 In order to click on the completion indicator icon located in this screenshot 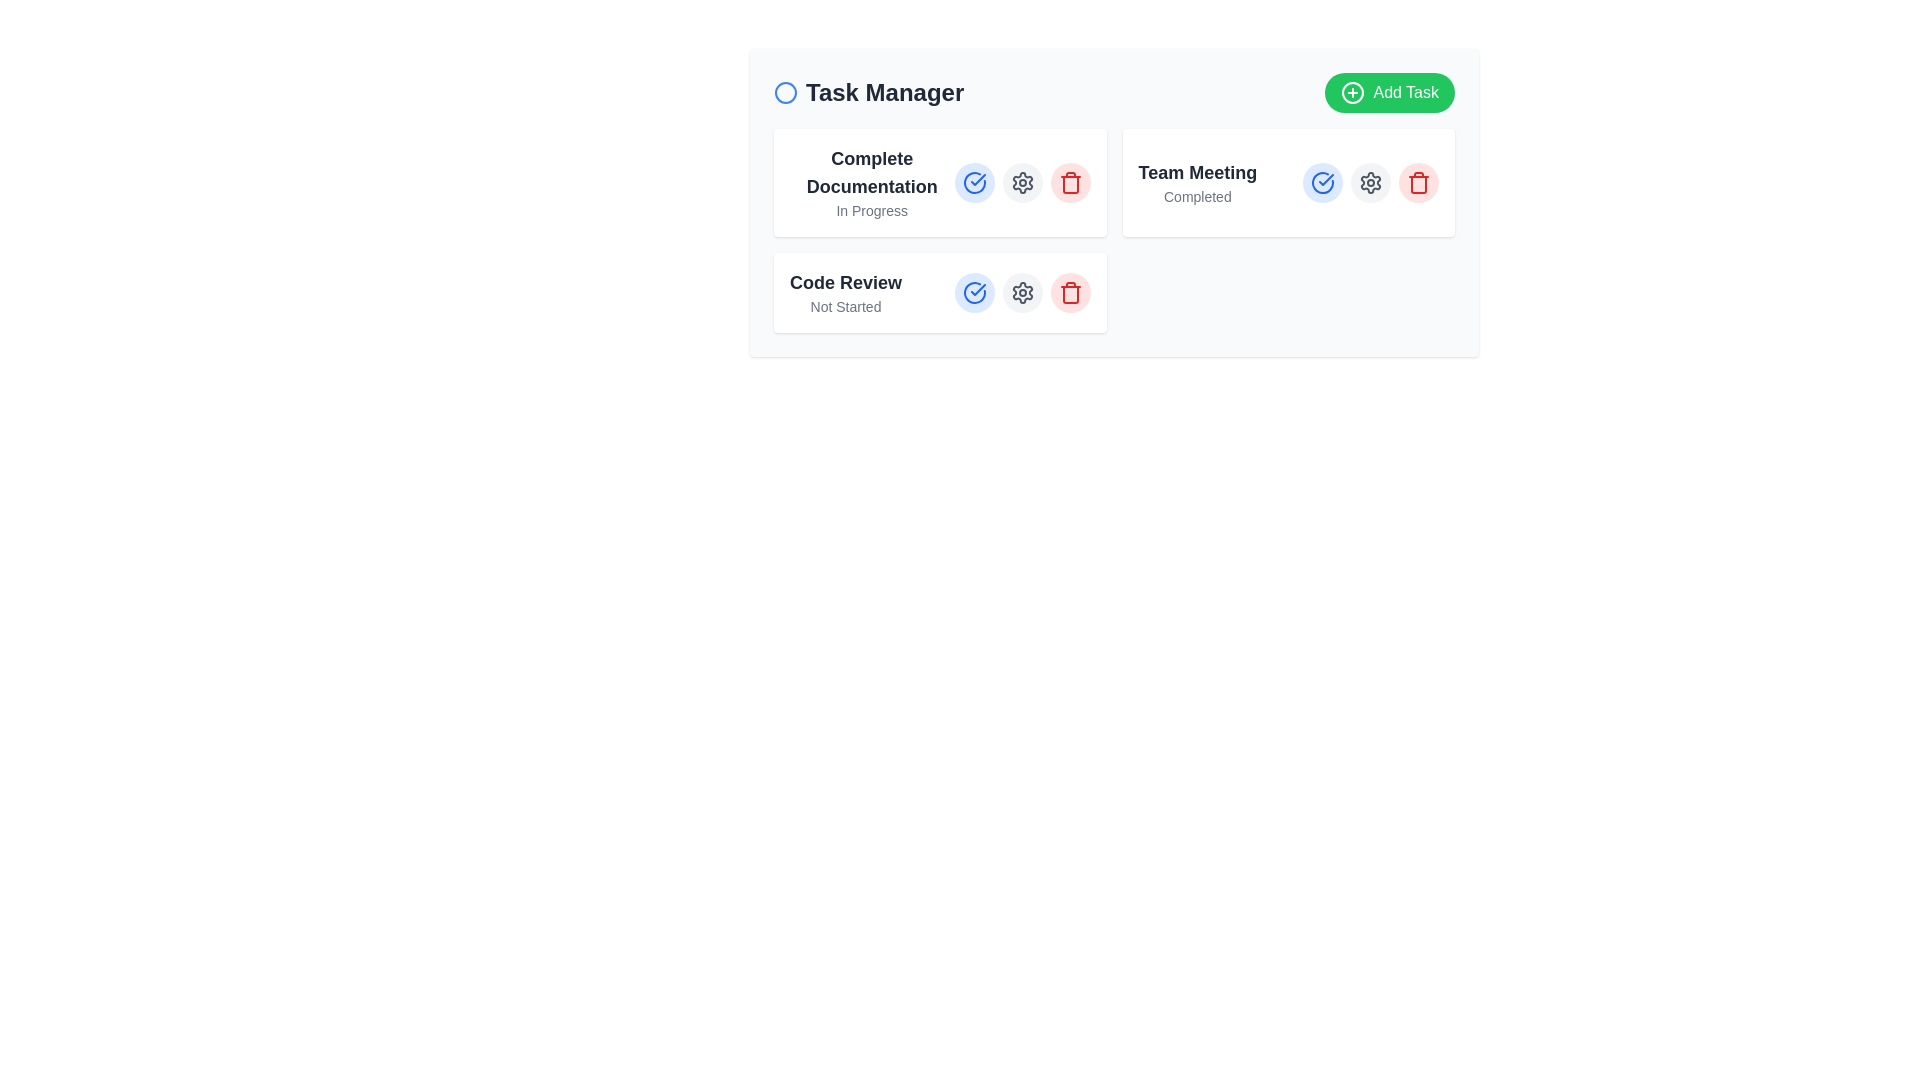, I will do `click(1323, 182)`.